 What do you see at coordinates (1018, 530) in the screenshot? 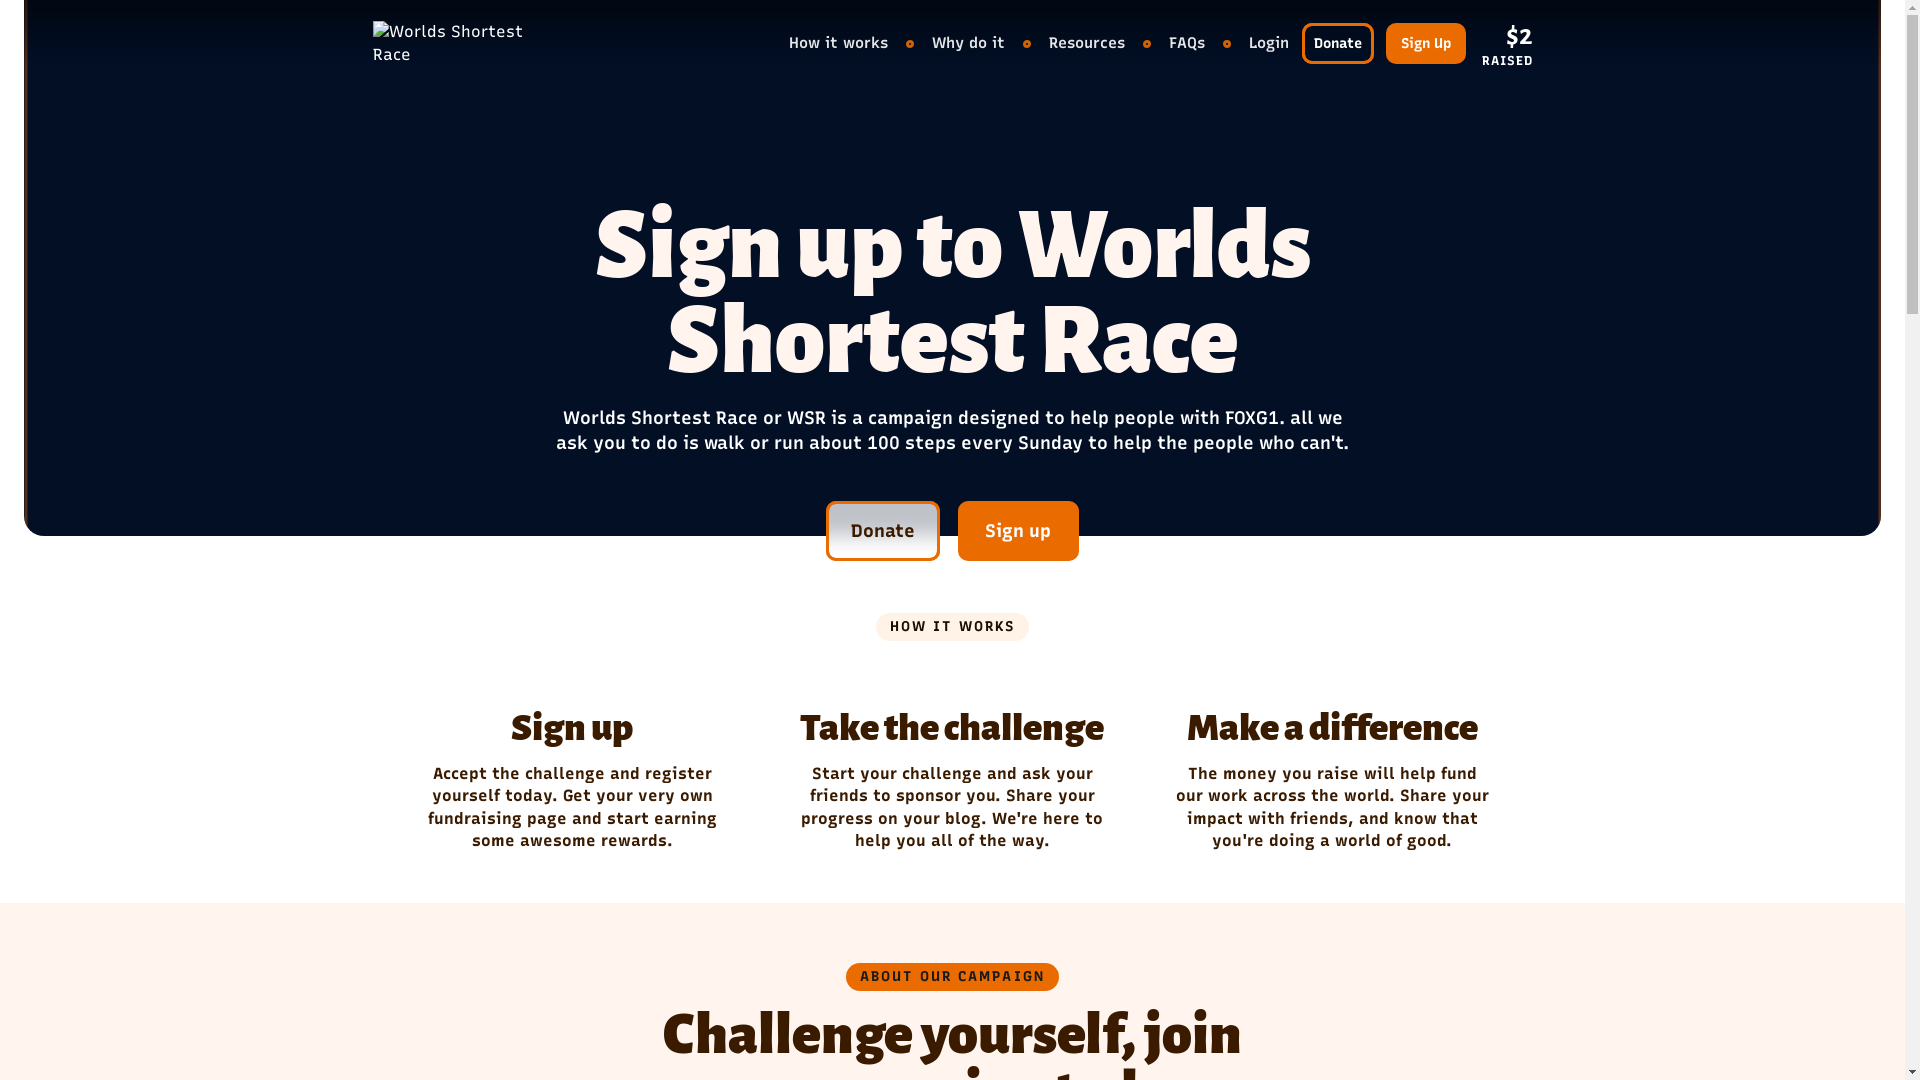
I see `'Sign up'` at bounding box center [1018, 530].